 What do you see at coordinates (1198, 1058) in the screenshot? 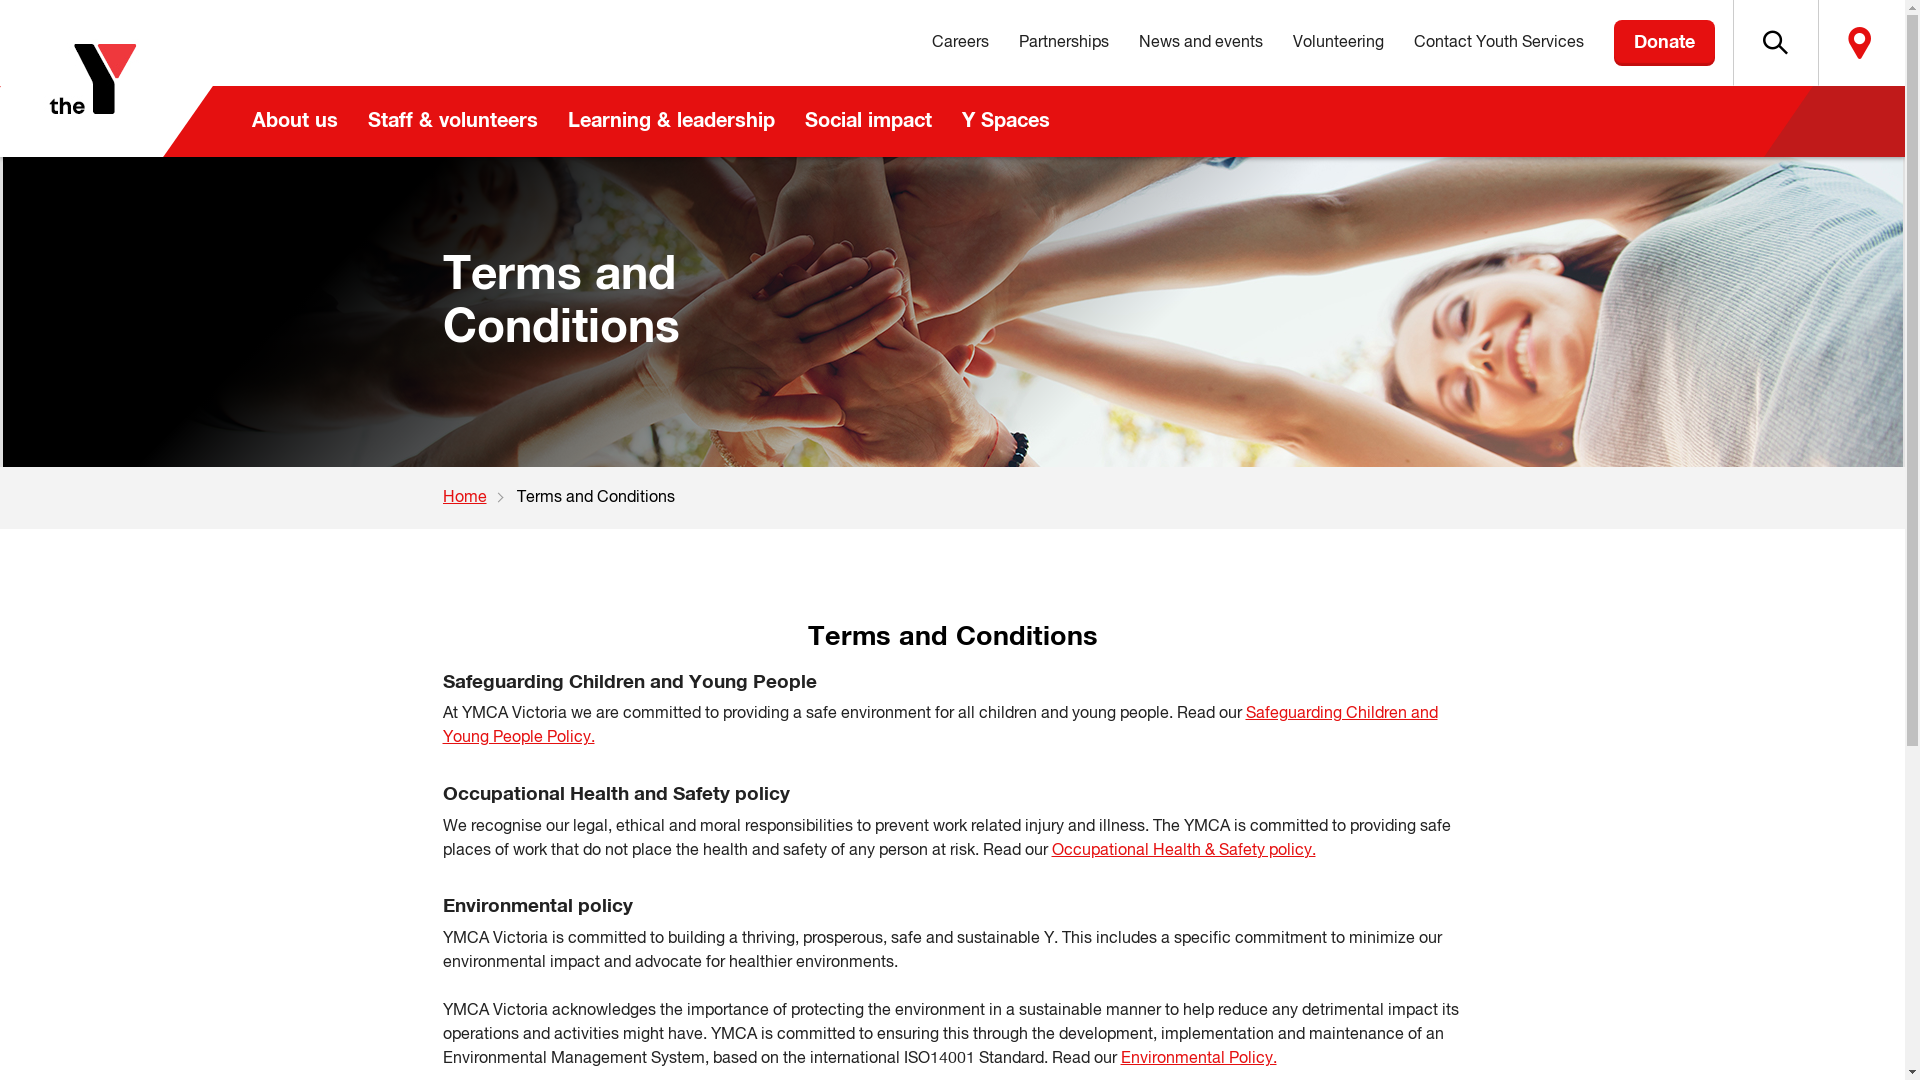
I see `'Environmental Policy.'` at bounding box center [1198, 1058].